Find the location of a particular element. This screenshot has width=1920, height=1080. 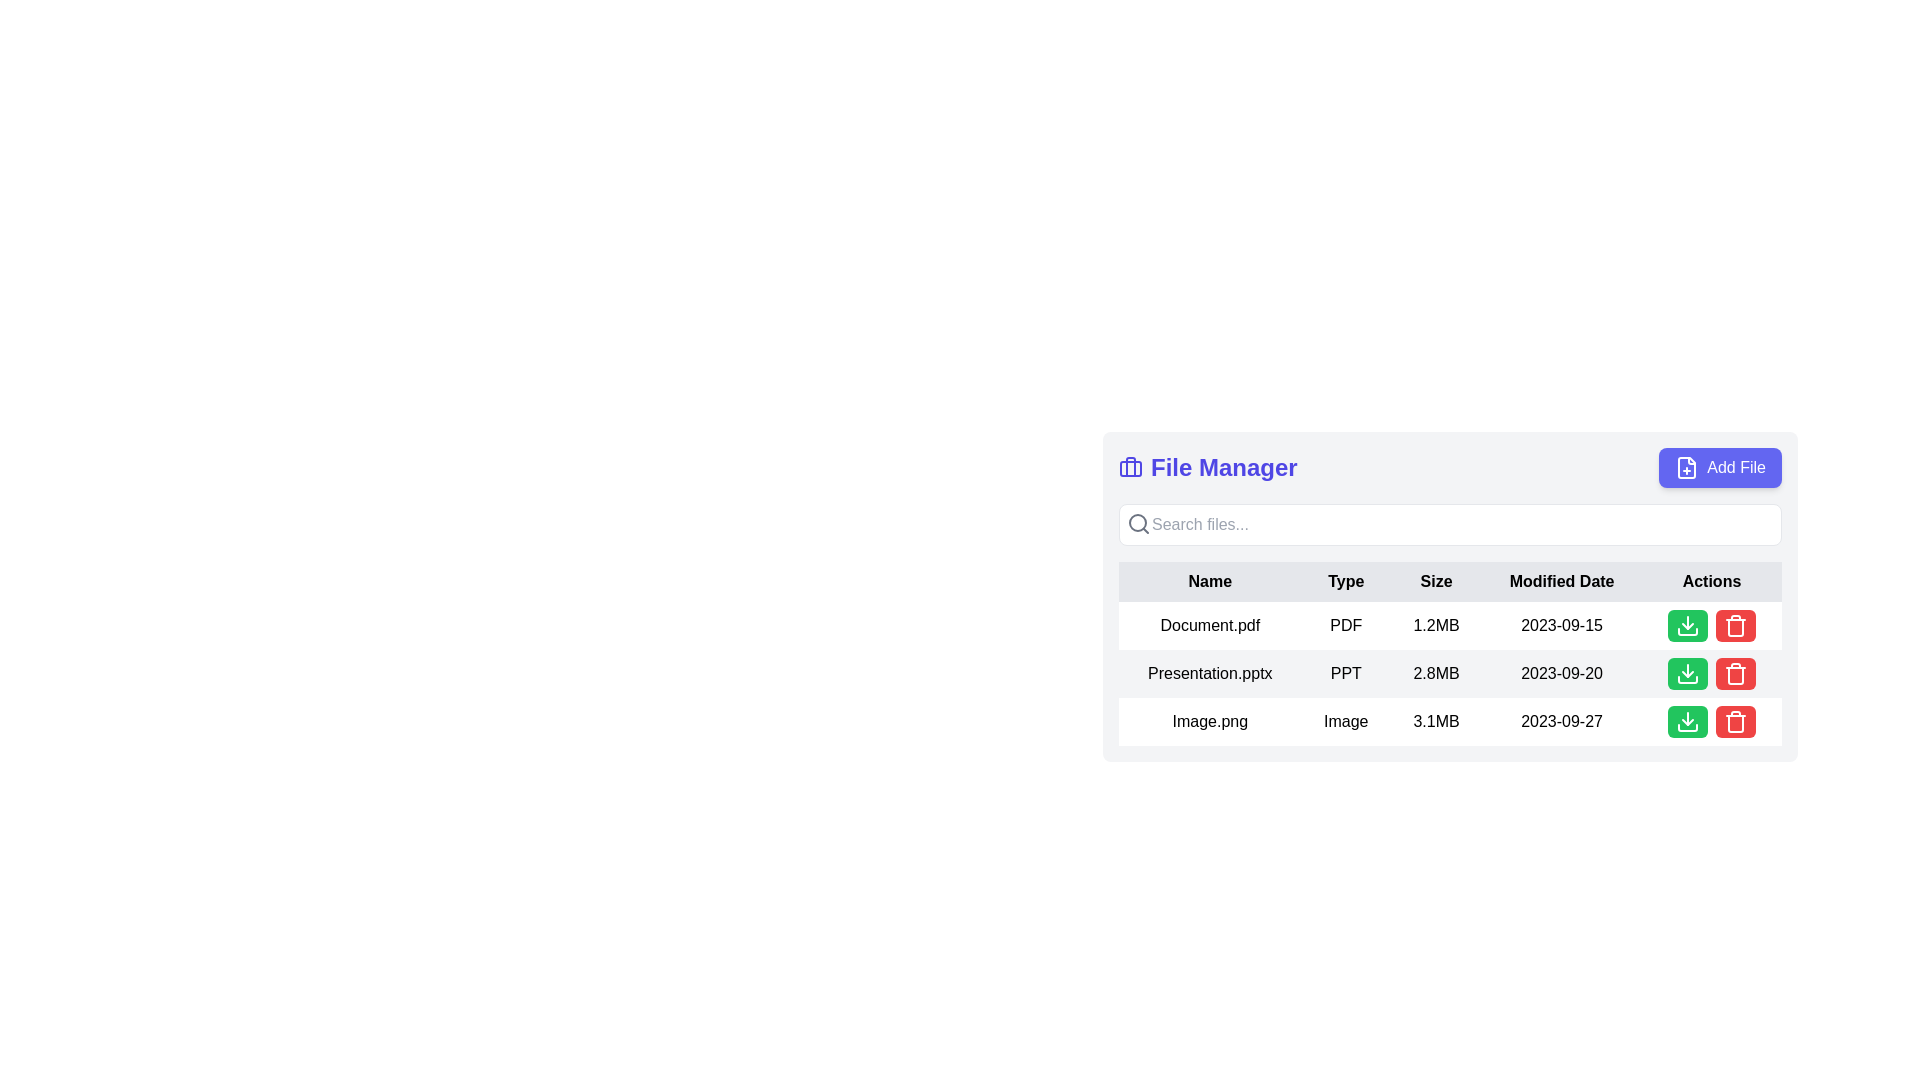

the trash icon button with a red background located at the far right of the row in the table is located at coordinates (1735, 674).